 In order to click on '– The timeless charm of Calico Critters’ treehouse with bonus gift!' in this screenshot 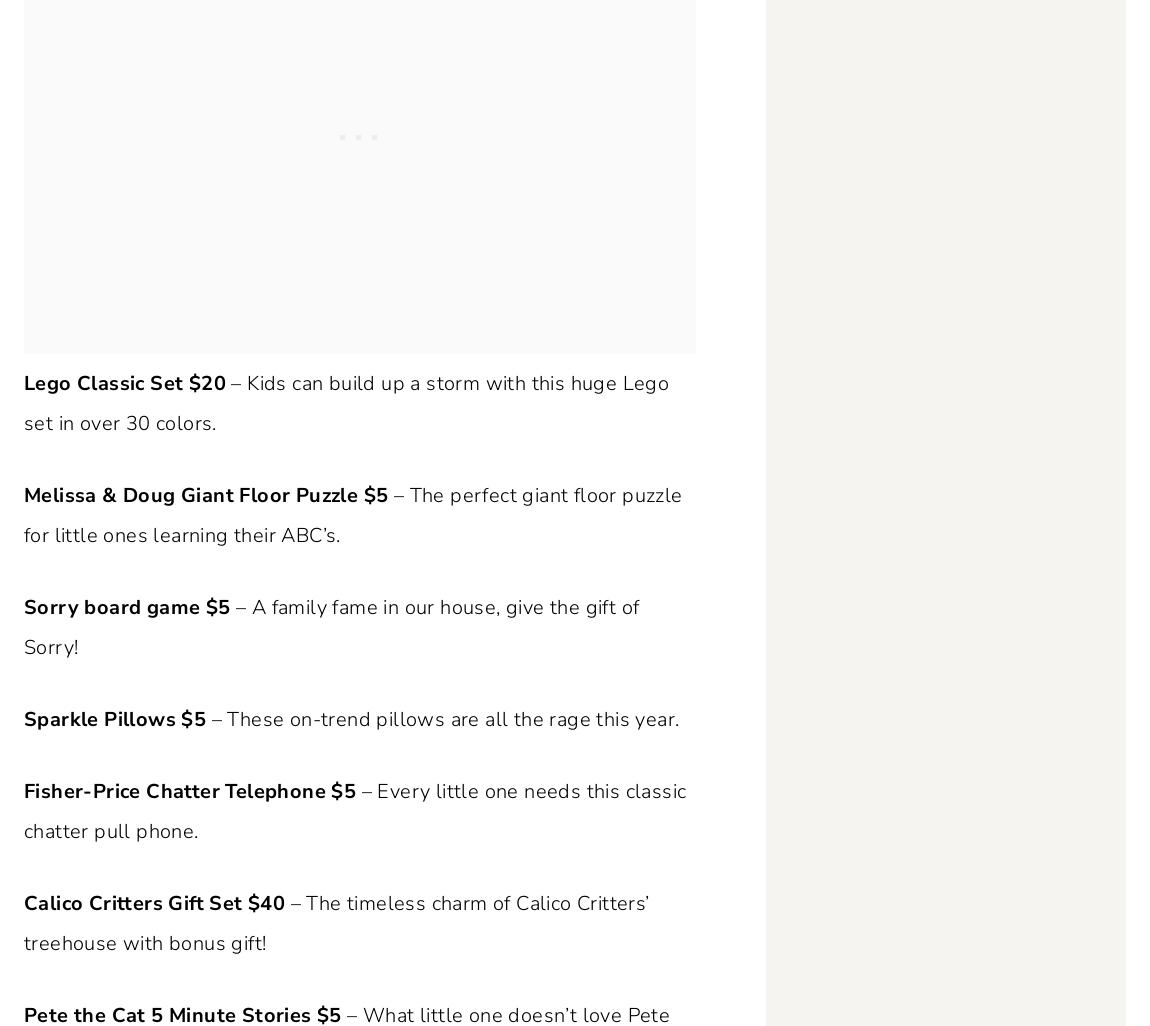, I will do `click(336, 922)`.